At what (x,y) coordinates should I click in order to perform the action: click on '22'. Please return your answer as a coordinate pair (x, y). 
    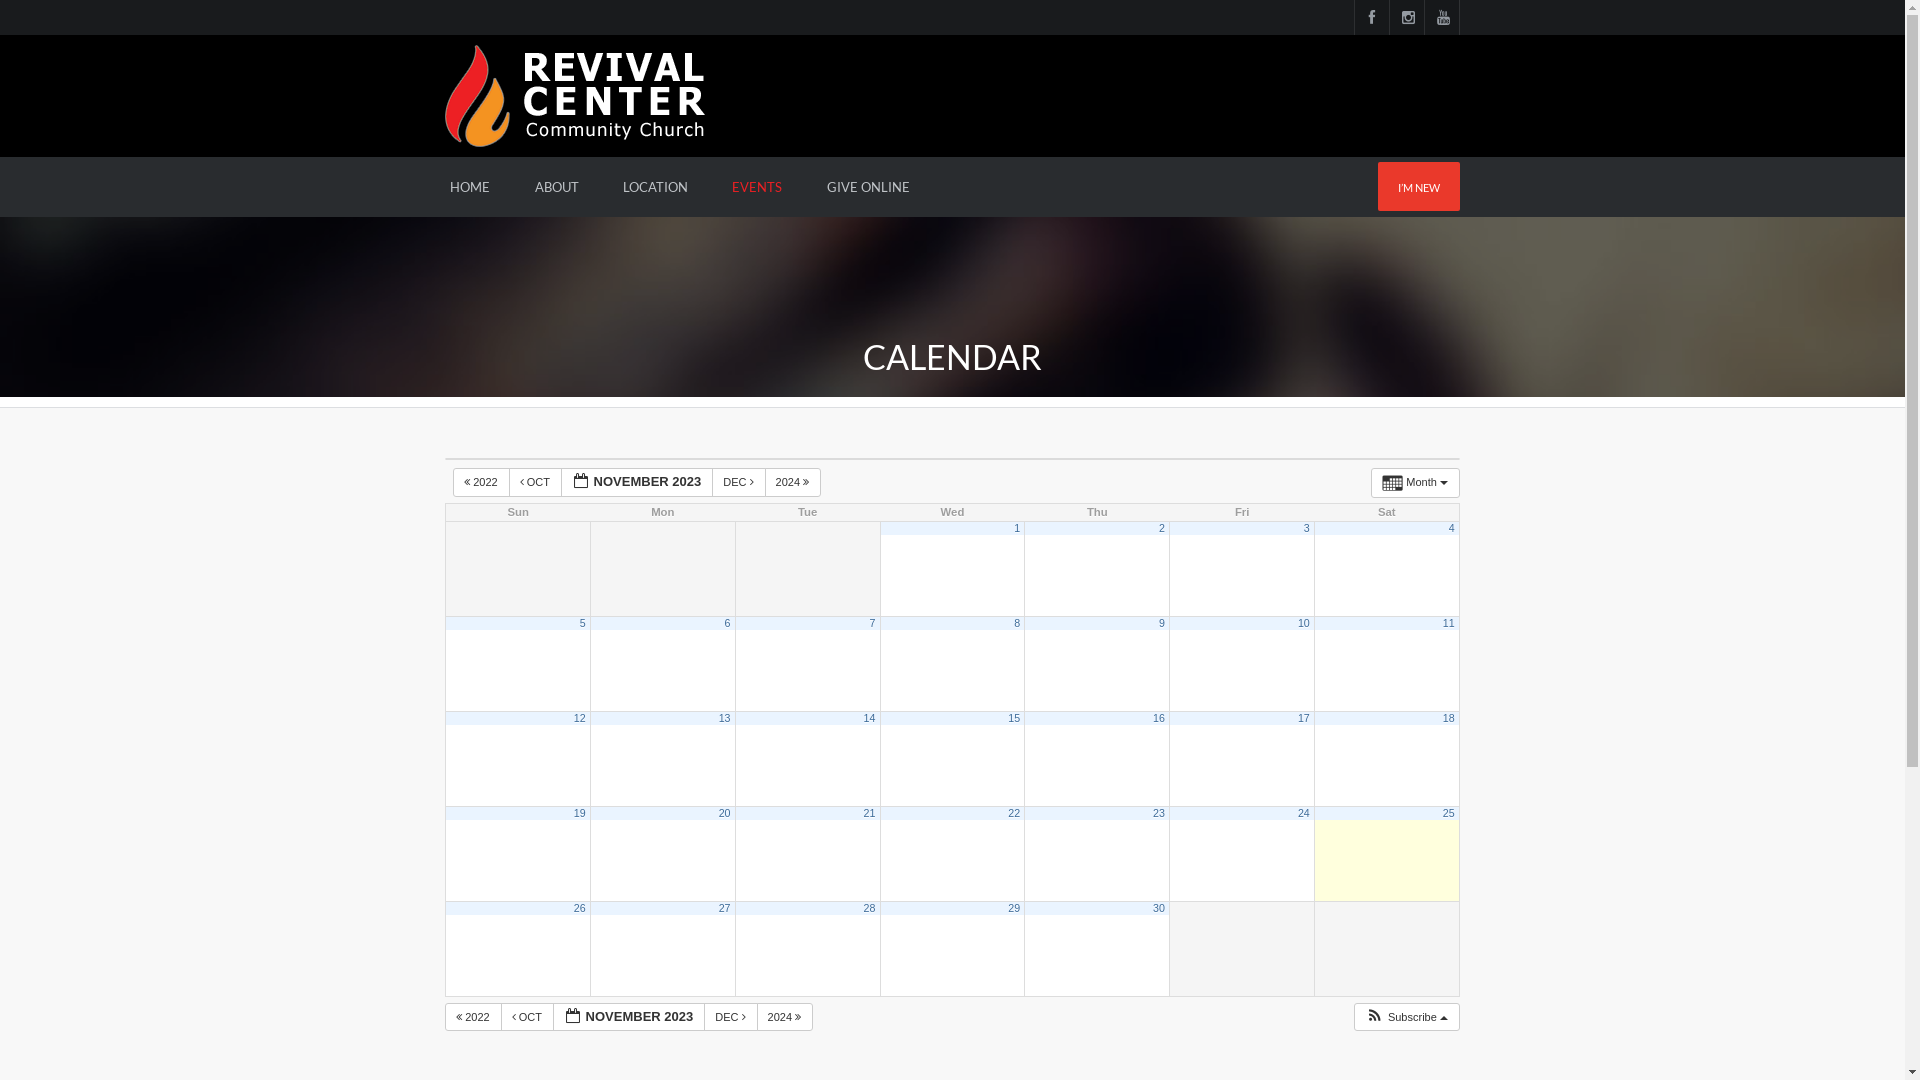
    Looking at the image, I should click on (1008, 813).